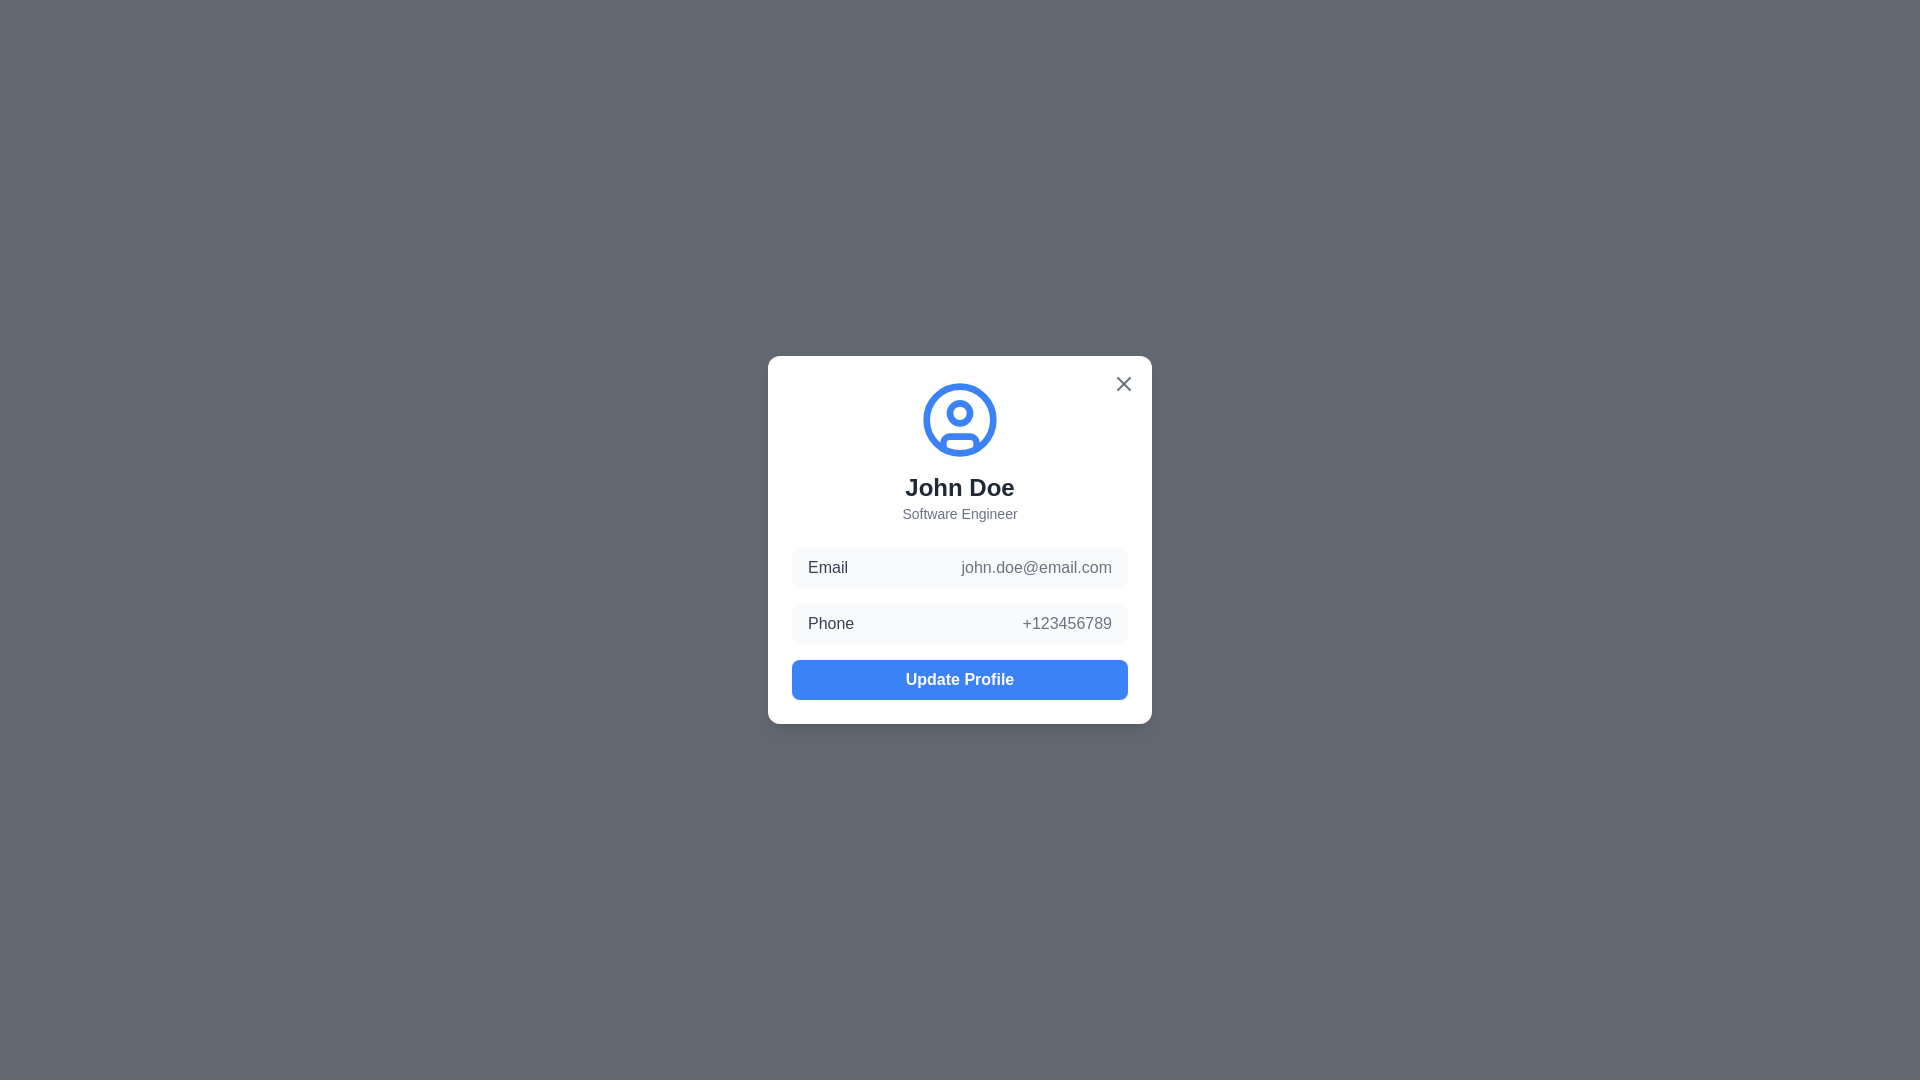 Image resolution: width=1920 pixels, height=1080 pixels. What do you see at coordinates (1123, 384) in the screenshot?
I see `the close button located in the top-right corner of the profile card` at bounding box center [1123, 384].